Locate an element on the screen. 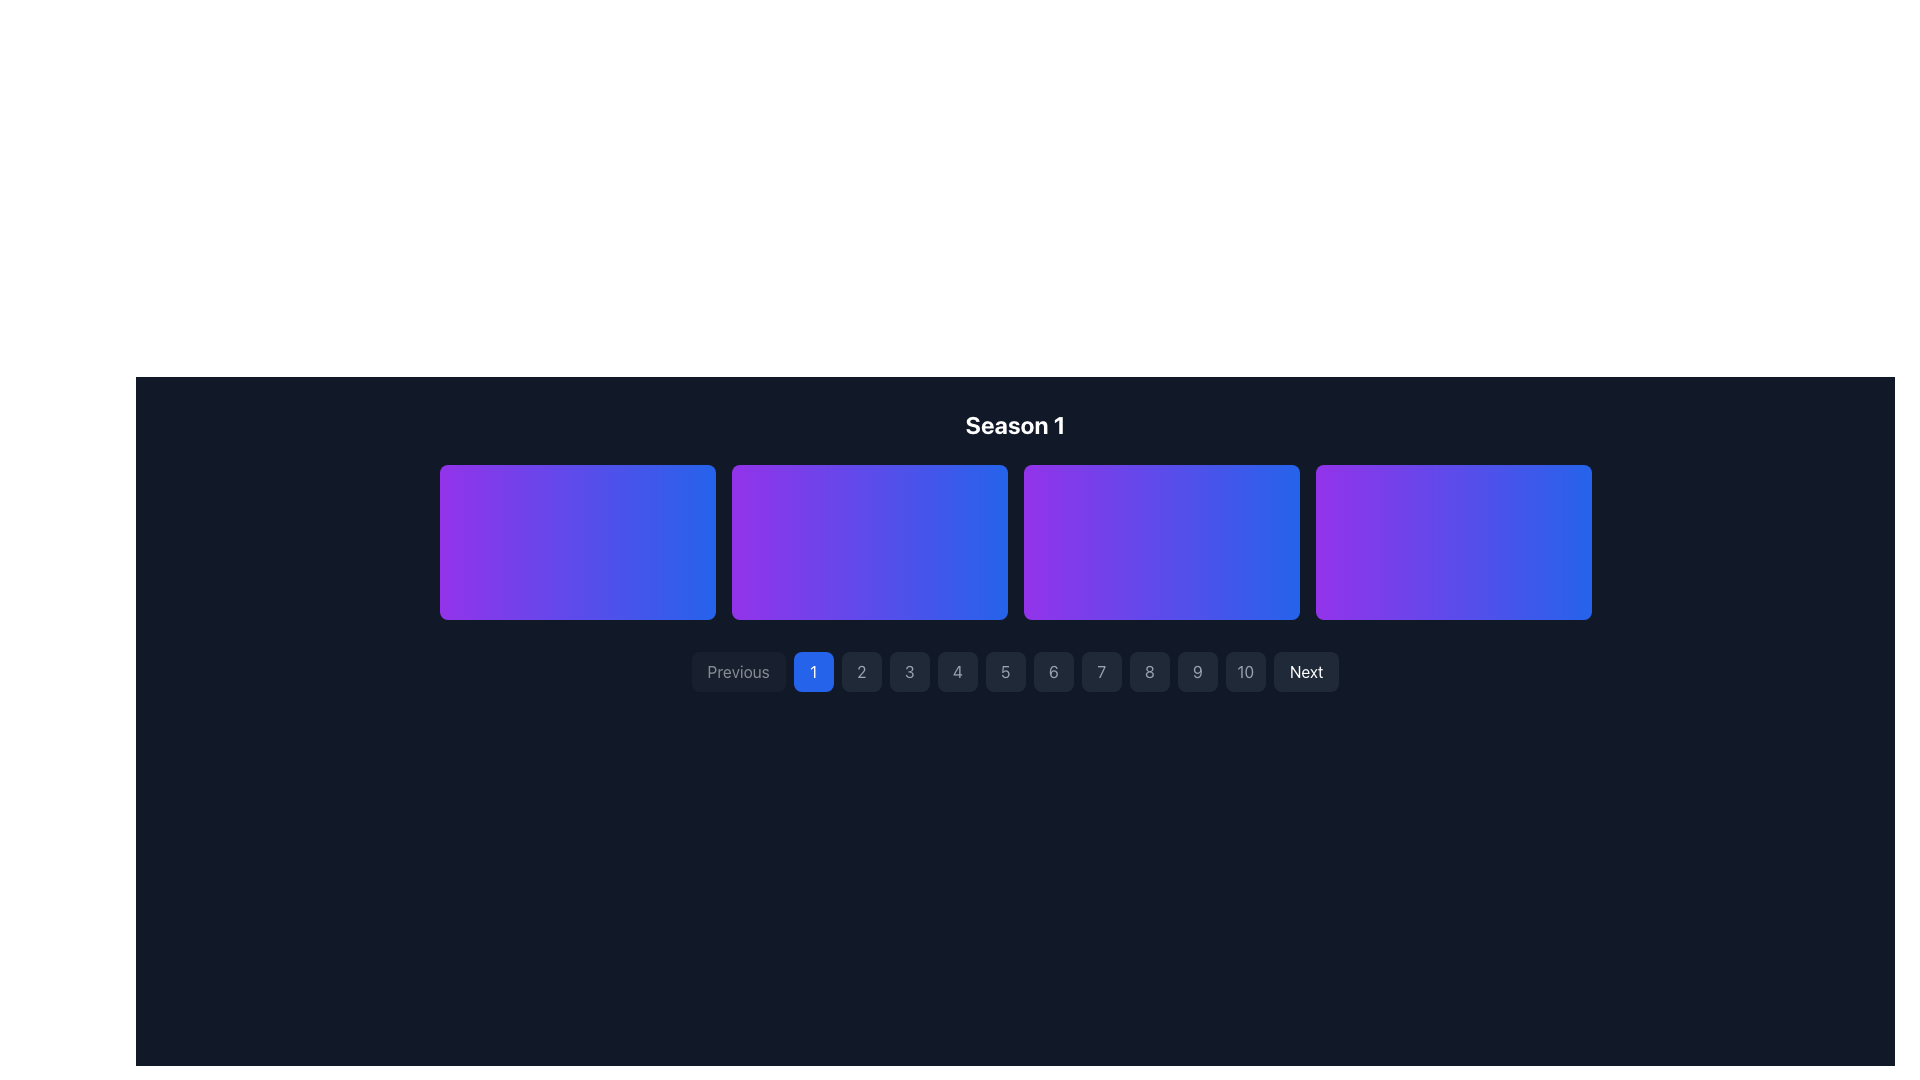 The width and height of the screenshot is (1920, 1080). the fourth gradient-styled card component with rounded edges in the grid layout is located at coordinates (1453, 542).